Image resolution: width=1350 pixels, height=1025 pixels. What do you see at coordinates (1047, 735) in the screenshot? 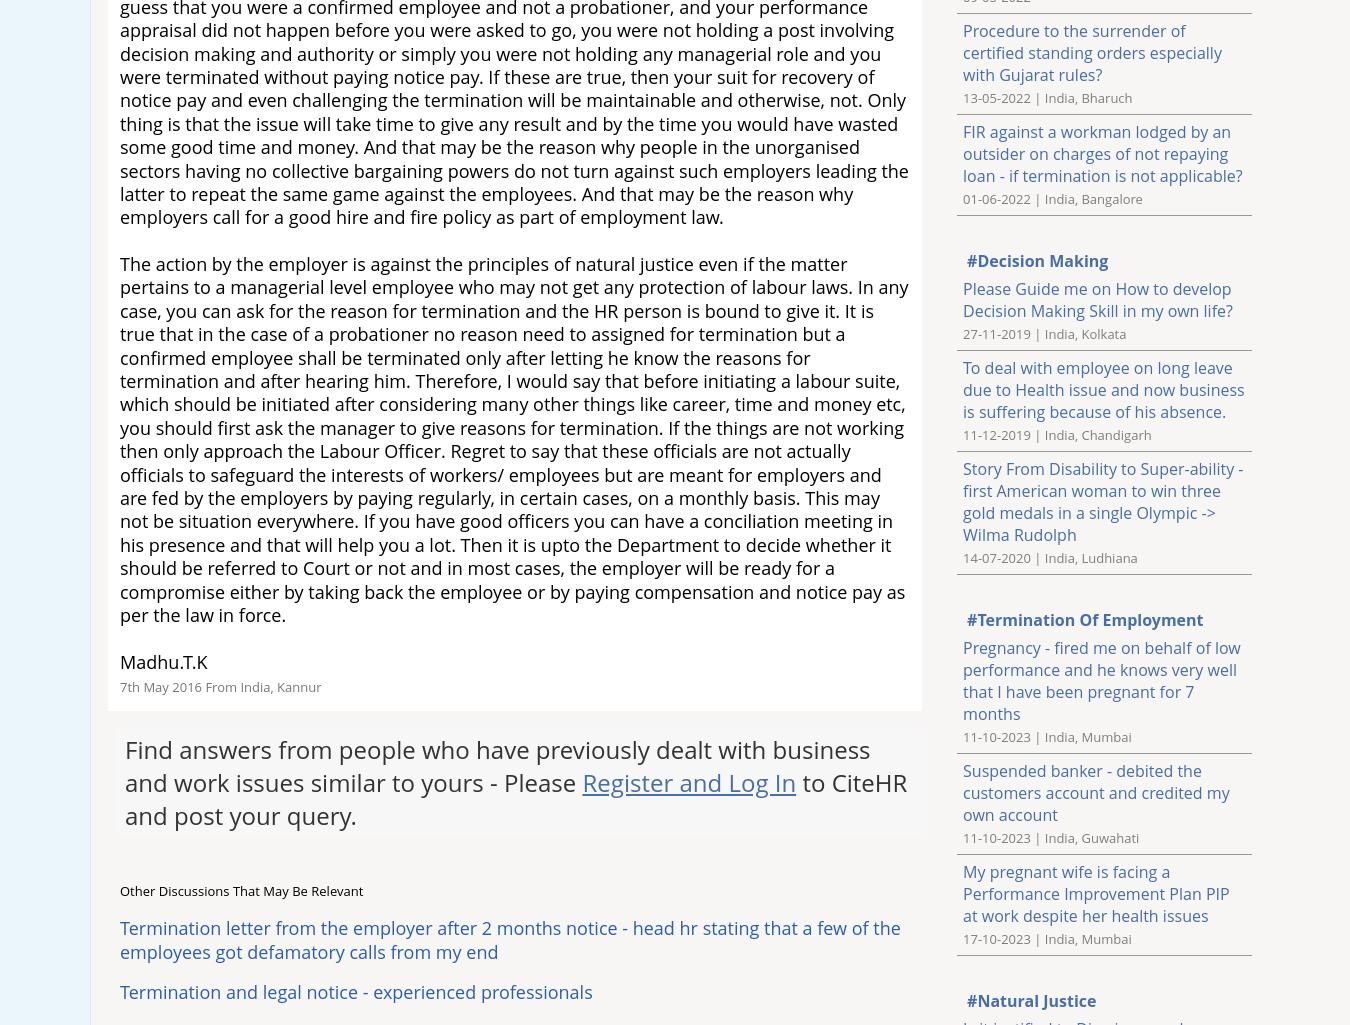
I see `'11-10-2023 | India, Mumbai'` at bounding box center [1047, 735].